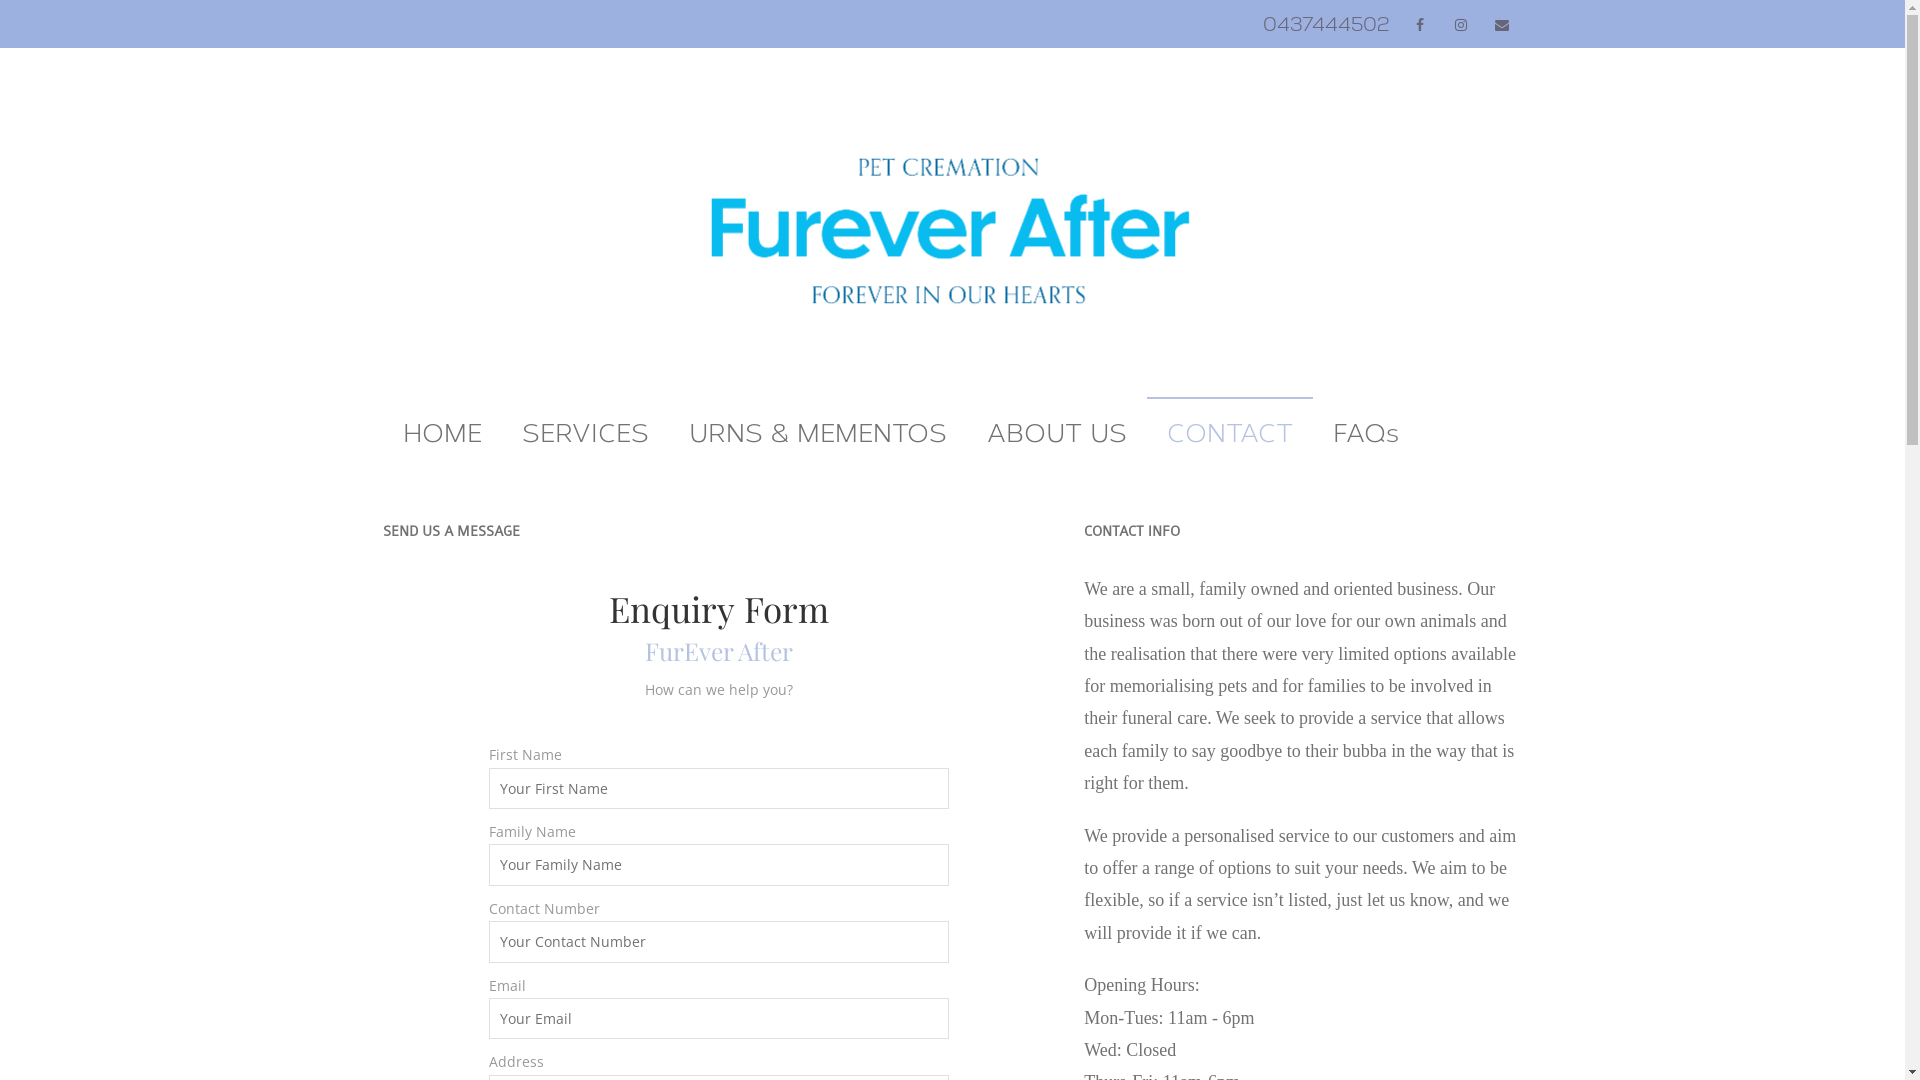 The image size is (1920, 1080). What do you see at coordinates (816, 432) in the screenshot?
I see `'URNS & MEMENTOS'` at bounding box center [816, 432].